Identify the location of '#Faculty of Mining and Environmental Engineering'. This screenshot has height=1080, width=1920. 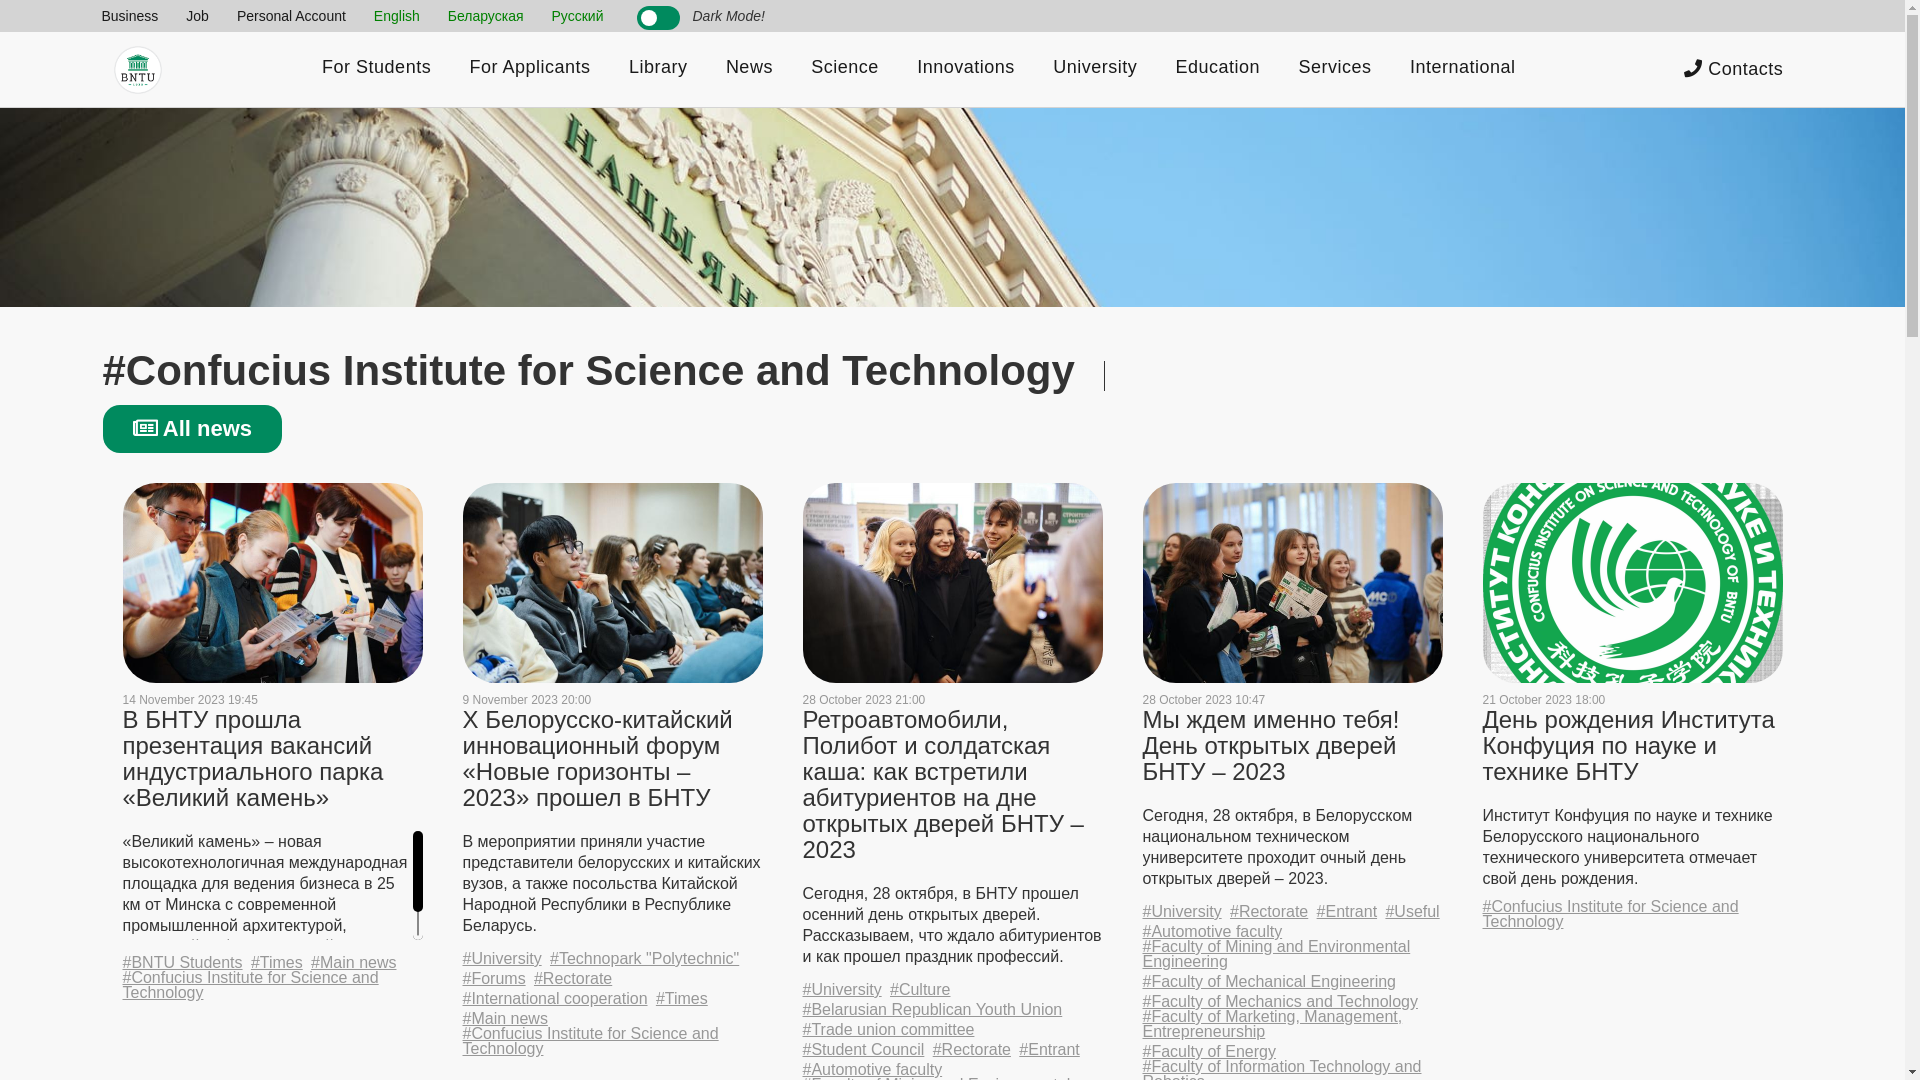
(1291, 952).